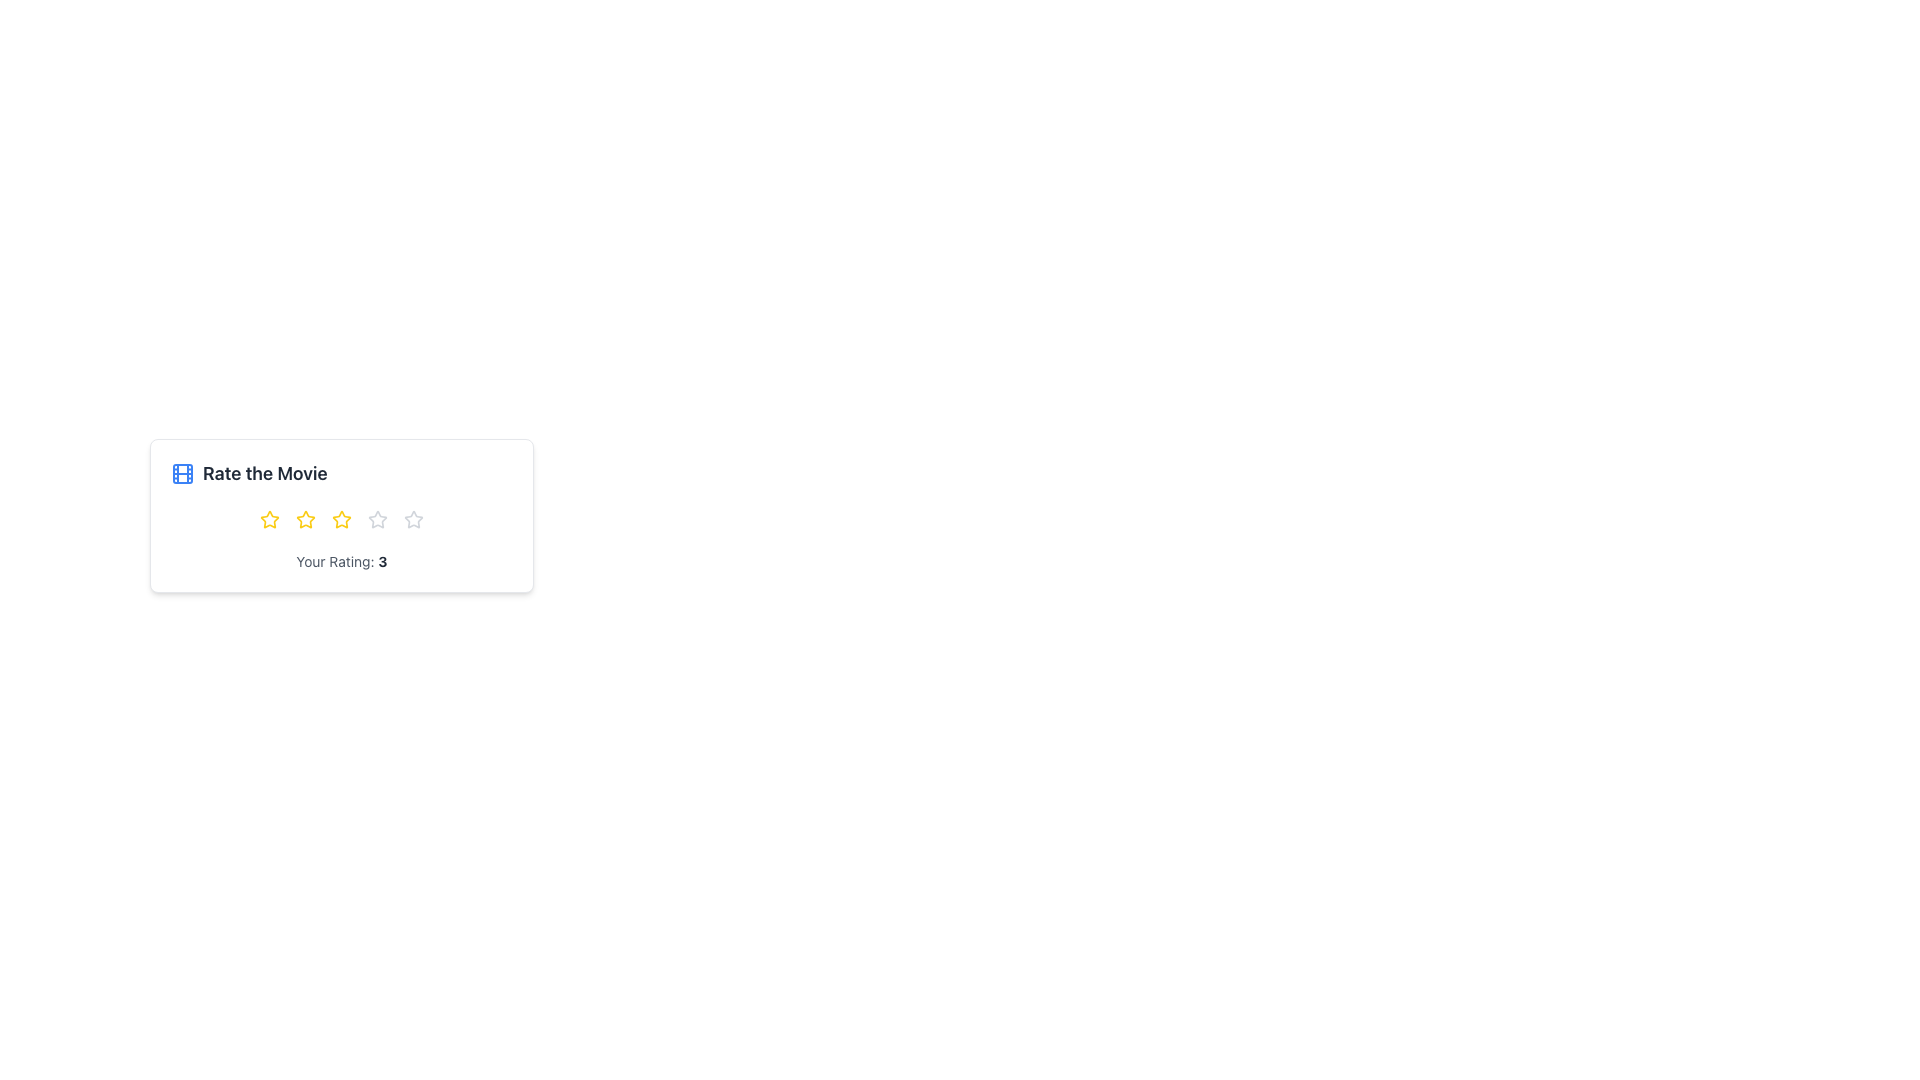 The width and height of the screenshot is (1920, 1080). What do you see at coordinates (341, 562) in the screenshot?
I see `the informative text label that displays the current selected rating value, located at the bottom-center of the 'Rate the Movie' card component` at bounding box center [341, 562].